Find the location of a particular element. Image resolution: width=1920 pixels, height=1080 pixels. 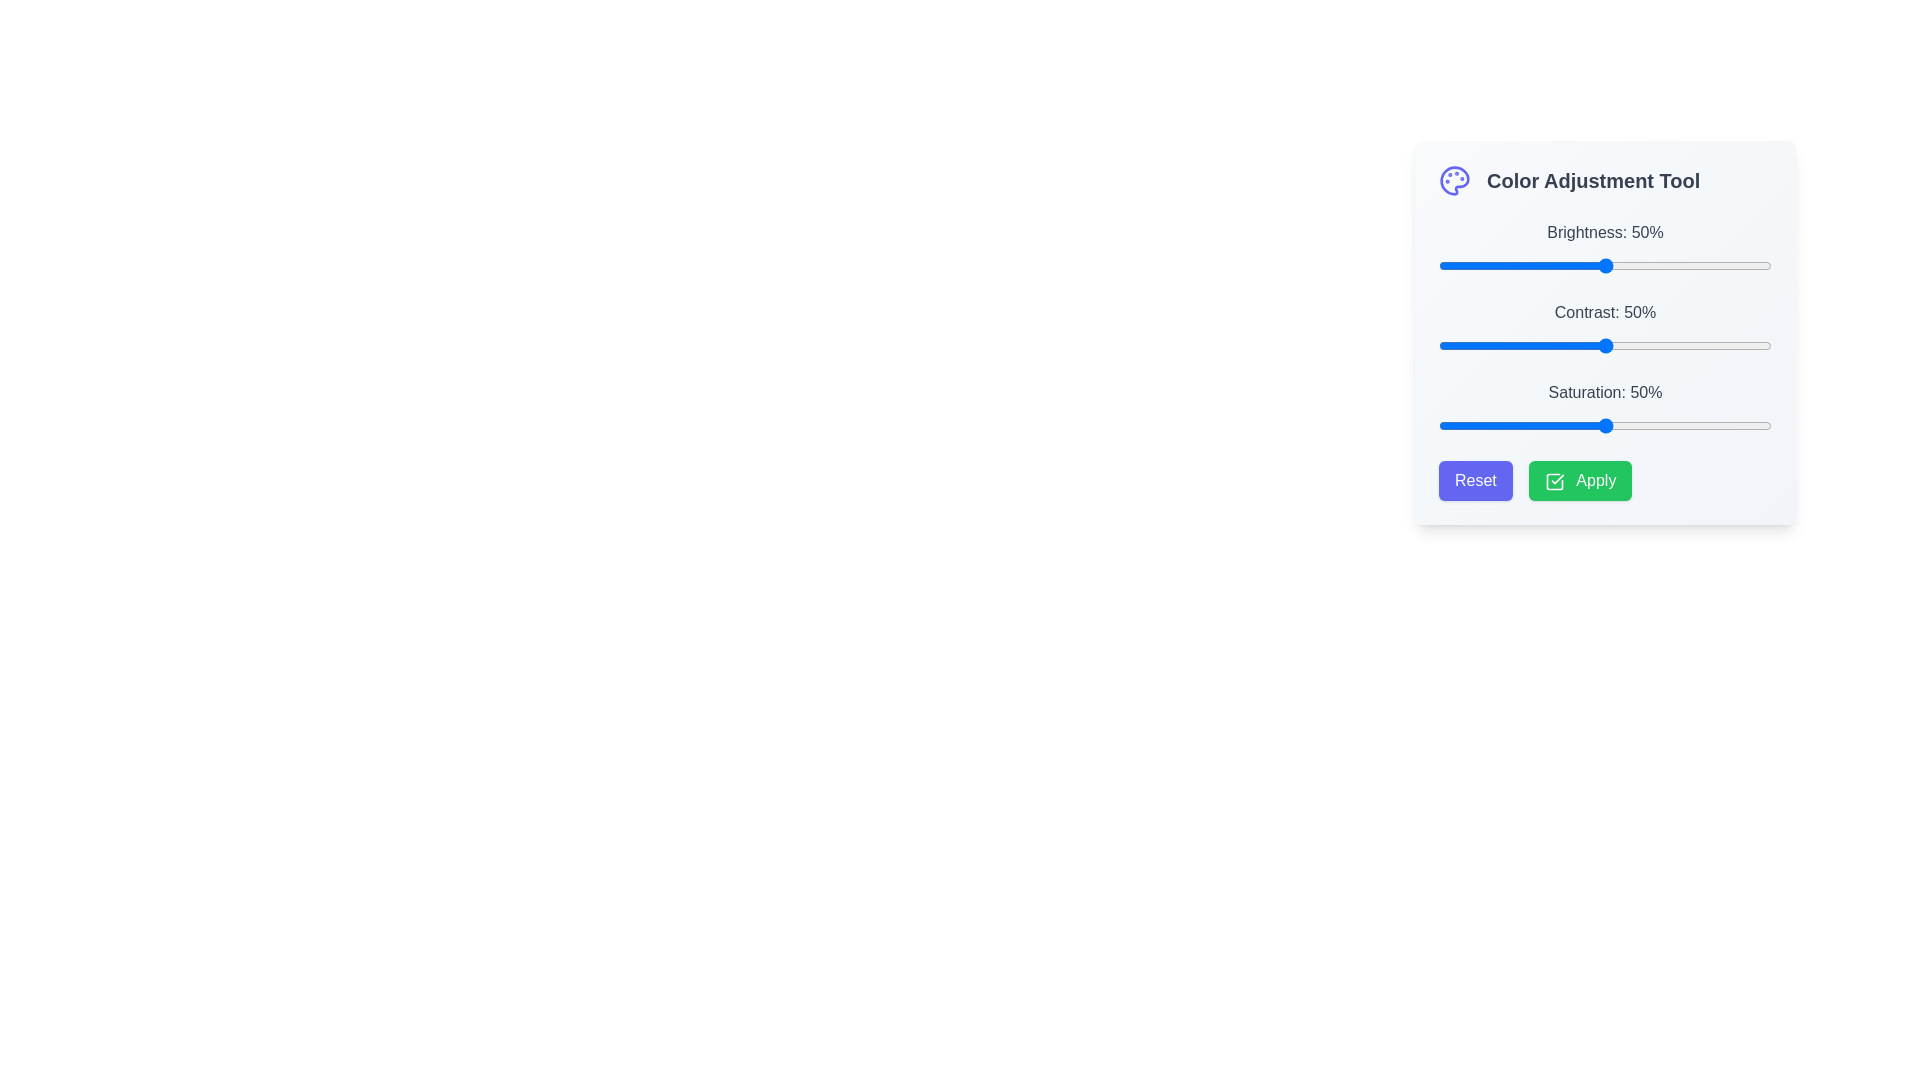

saturation is located at coordinates (1515, 424).